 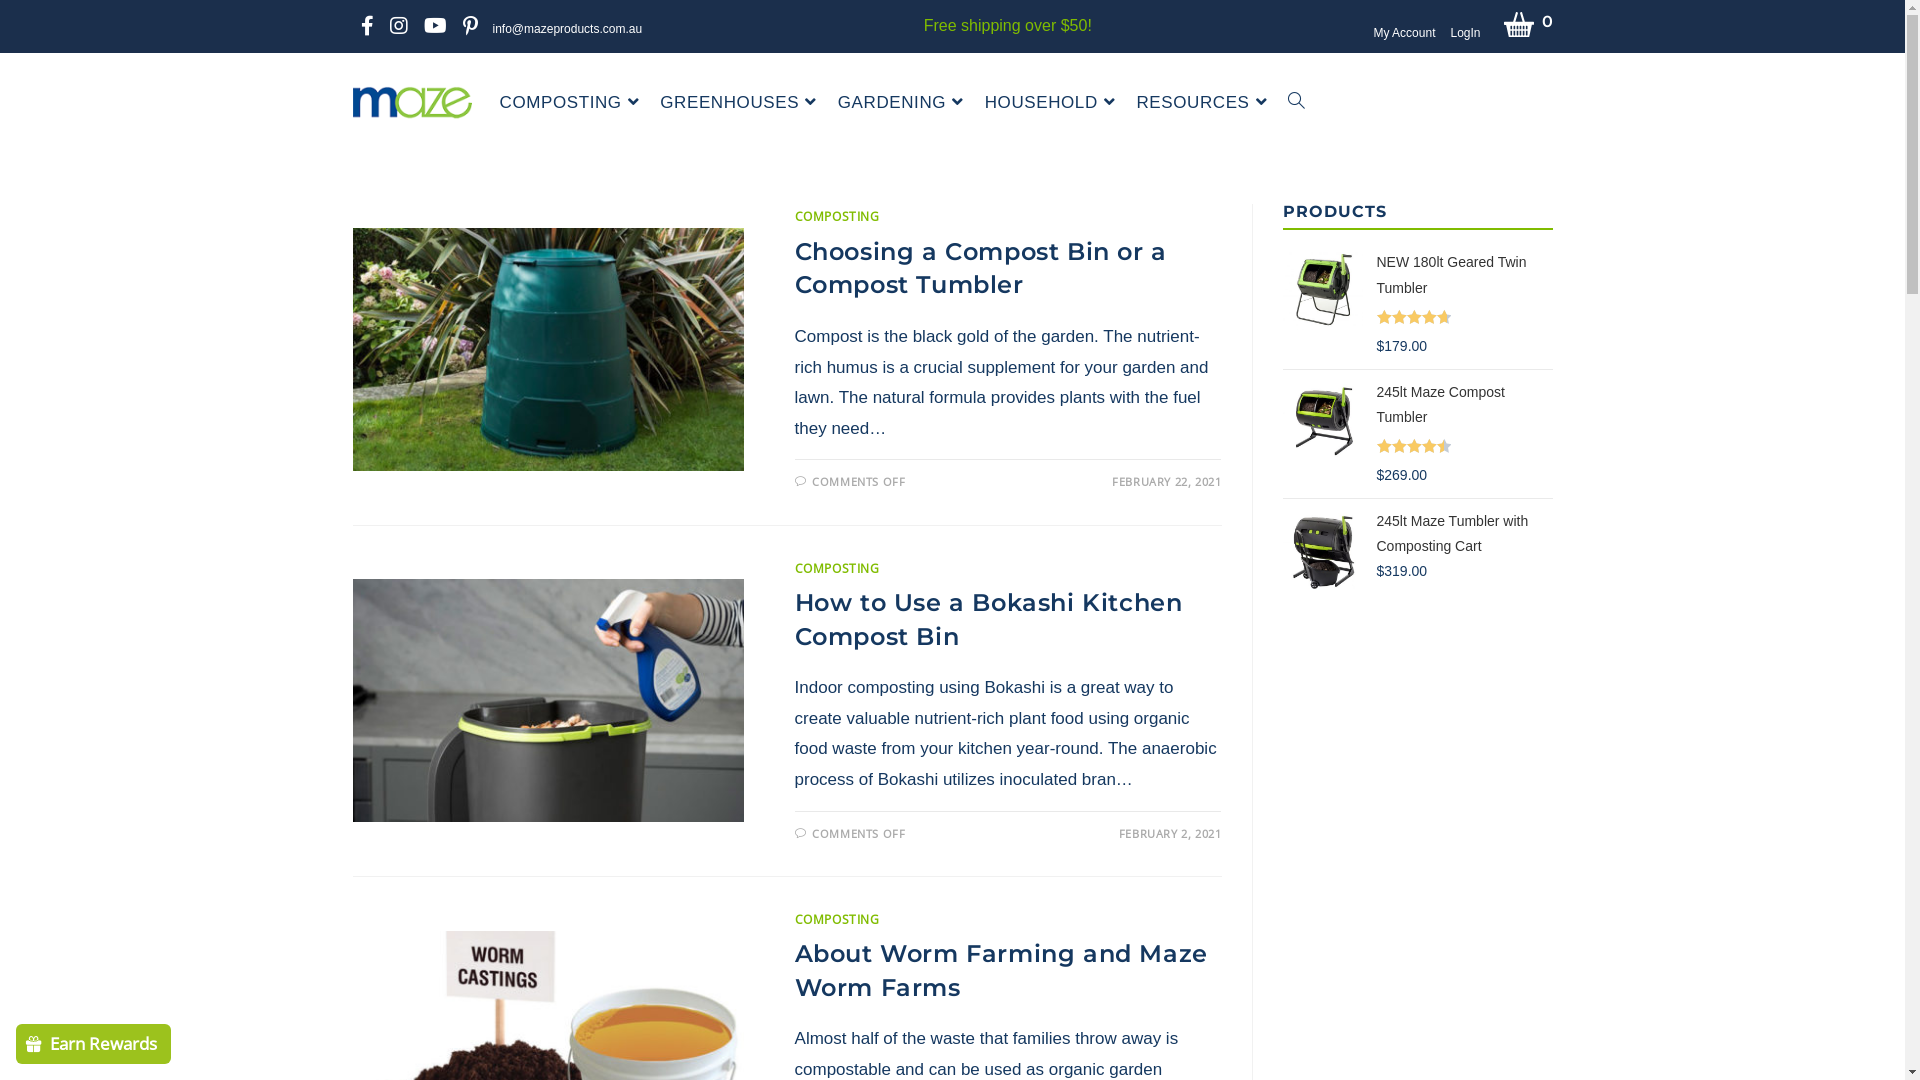 What do you see at coordinates (1051, 103) in the screenshot?
I see `'HOUSEHOLD'` at bounding box center [1051, 103].